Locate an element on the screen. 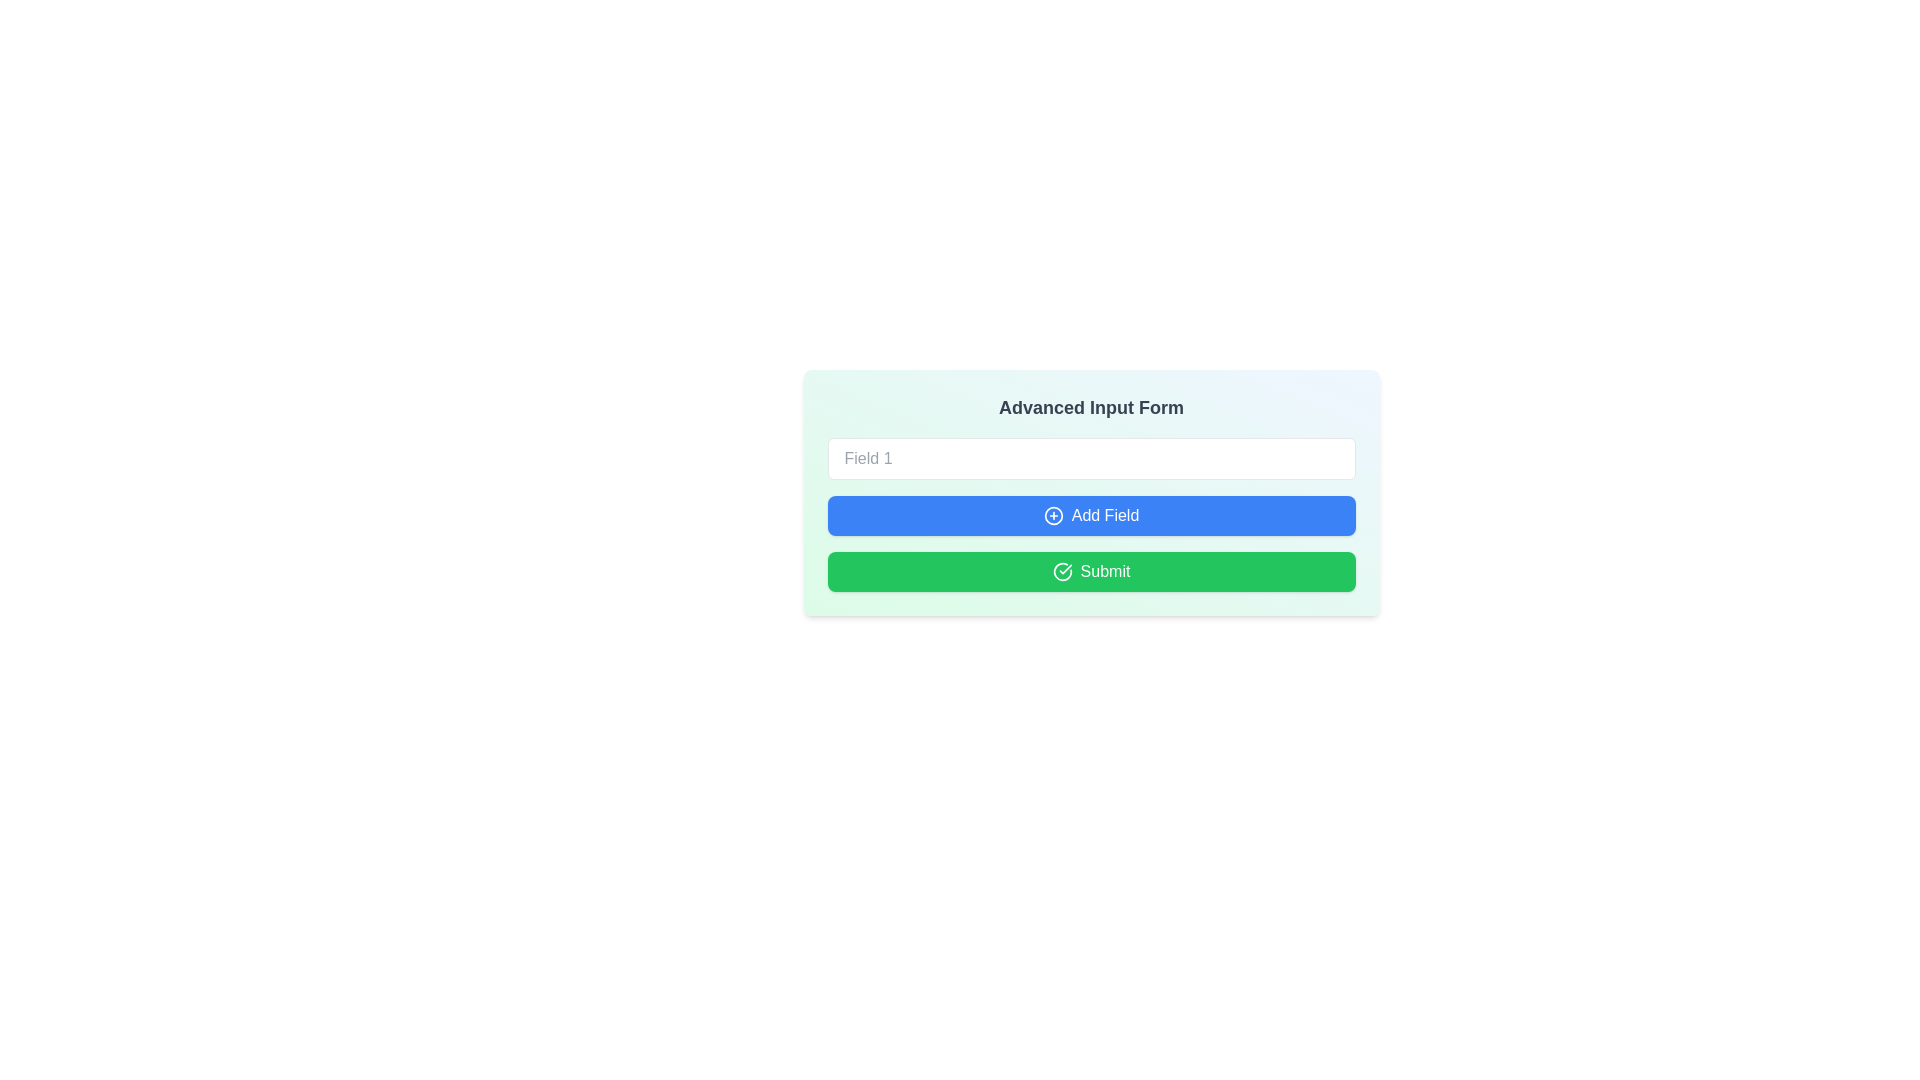 This screenshot has width=1920, height=1080. the green 'Submit' button with a white check icon is located at coordinates (1090, 571).